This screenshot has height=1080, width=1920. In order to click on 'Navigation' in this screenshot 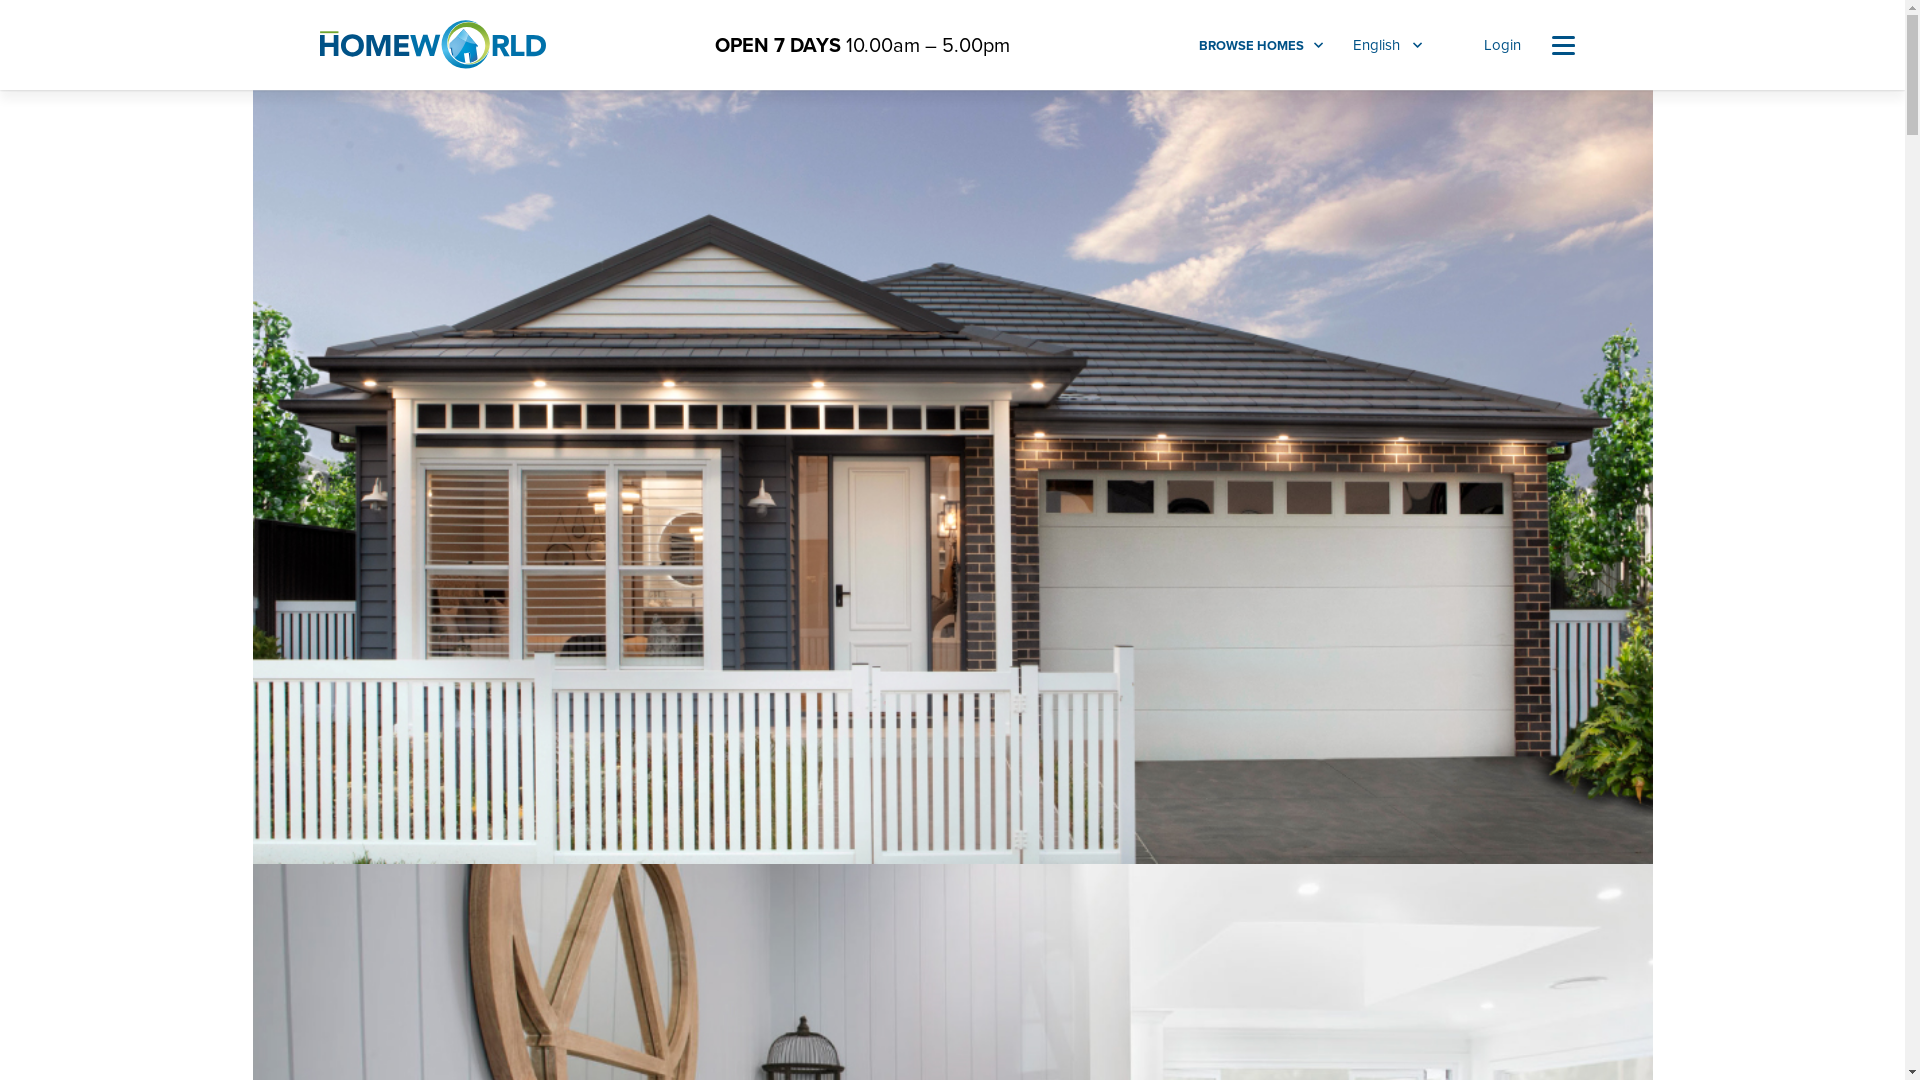, I will do `click(1563, 45)`.